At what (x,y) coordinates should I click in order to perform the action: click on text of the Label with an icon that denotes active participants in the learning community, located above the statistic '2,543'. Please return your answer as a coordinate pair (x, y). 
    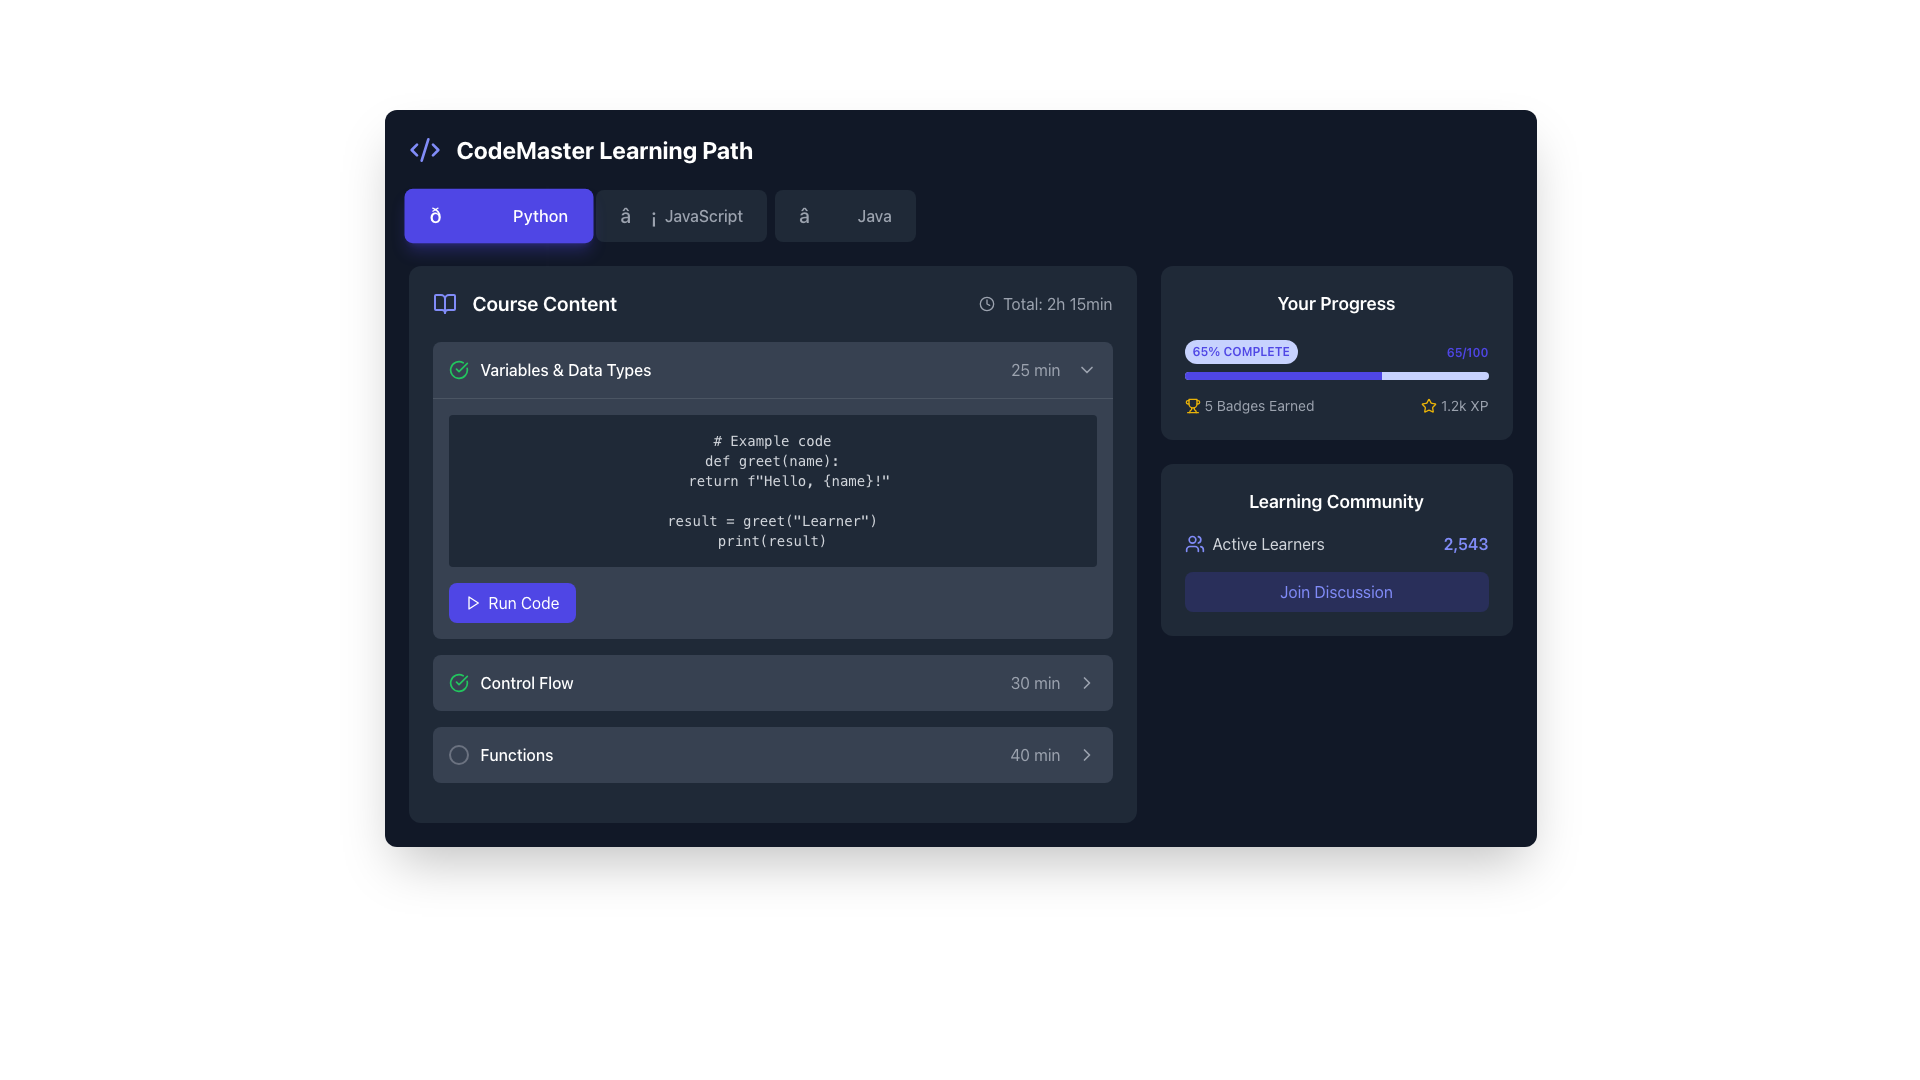
    Looking at the image, I should click on (1253, 543).